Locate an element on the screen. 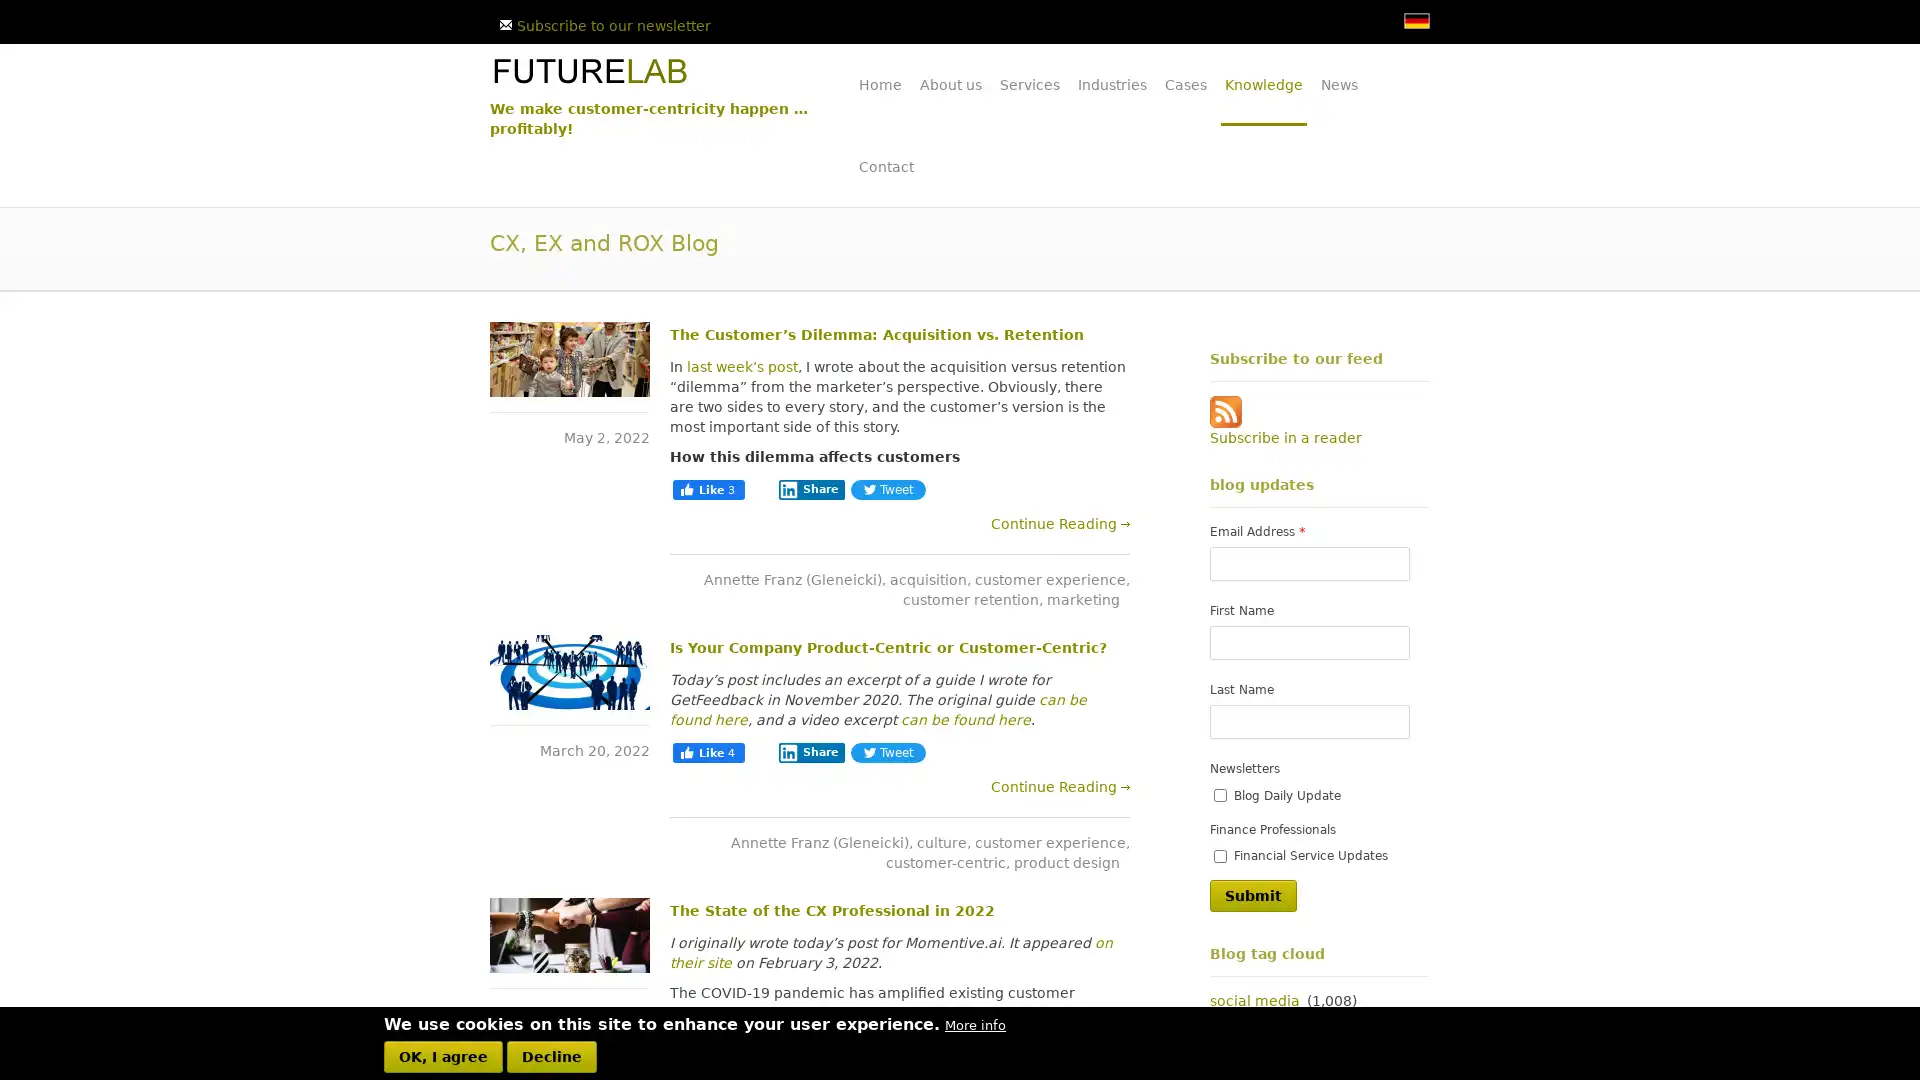 This screenshot has height=1080, width=1920. Share is located at coordinates (811, 752).